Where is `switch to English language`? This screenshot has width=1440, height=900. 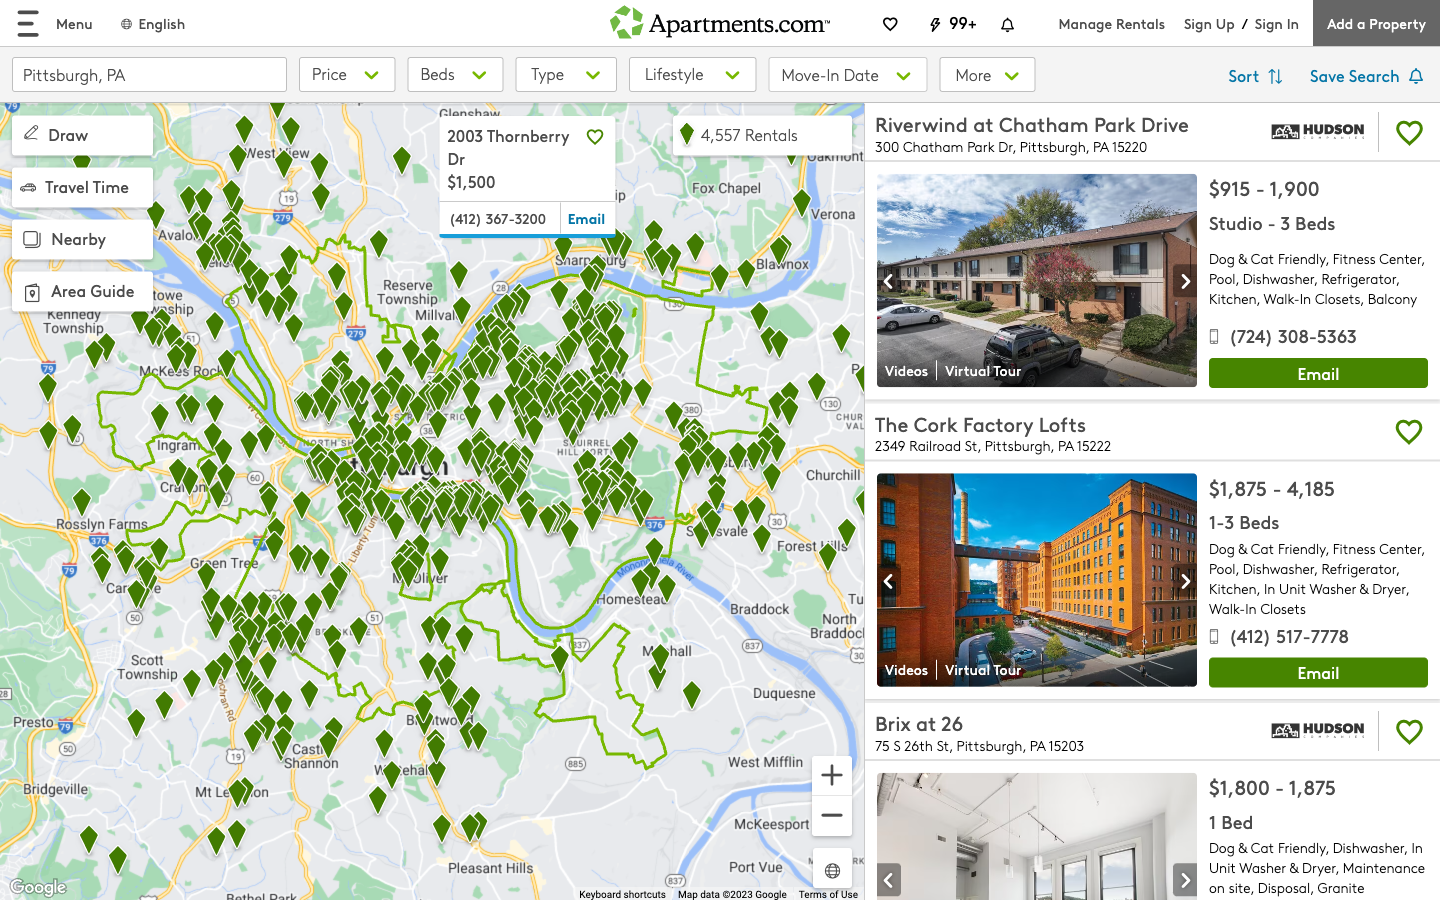
switch to English language is located at coordinates (151, 22).